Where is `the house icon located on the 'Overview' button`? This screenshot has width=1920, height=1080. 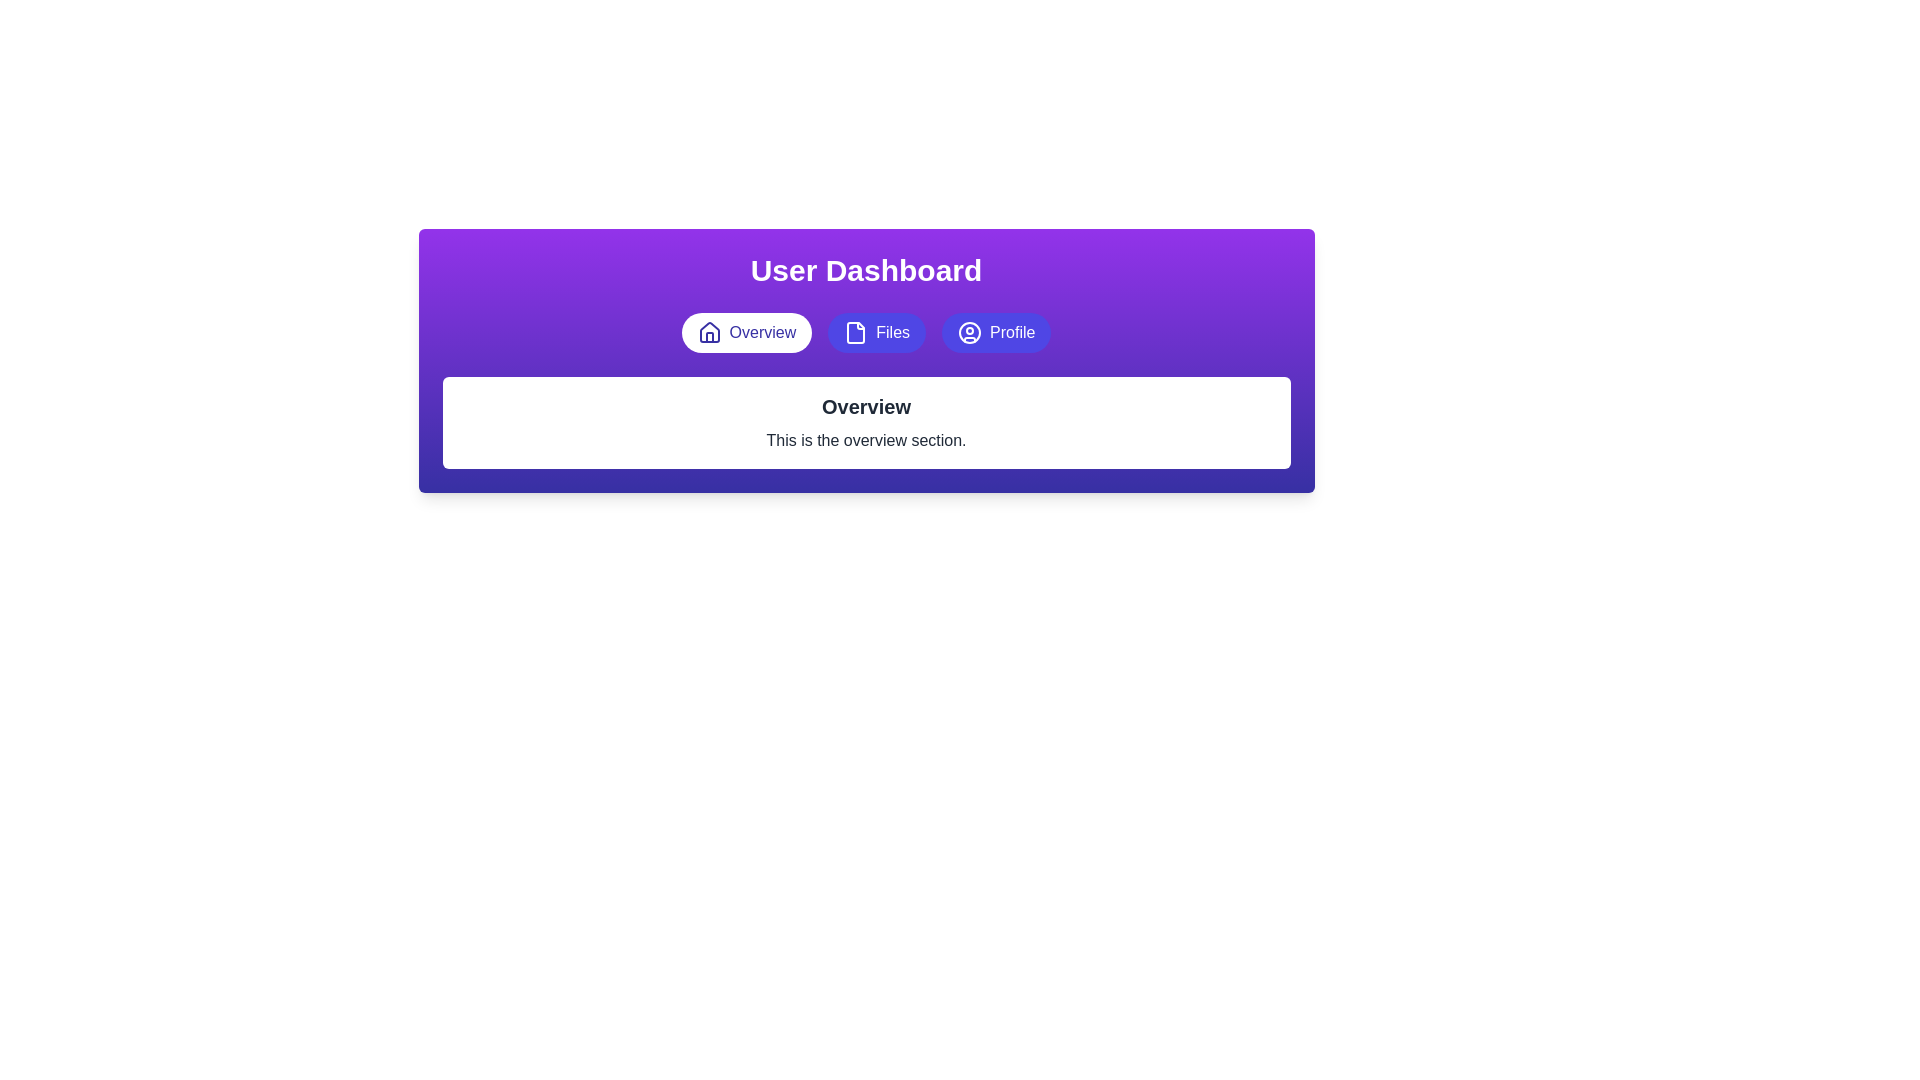
the house icon located on the 'Overview' button is located at coordinates (709, 331).